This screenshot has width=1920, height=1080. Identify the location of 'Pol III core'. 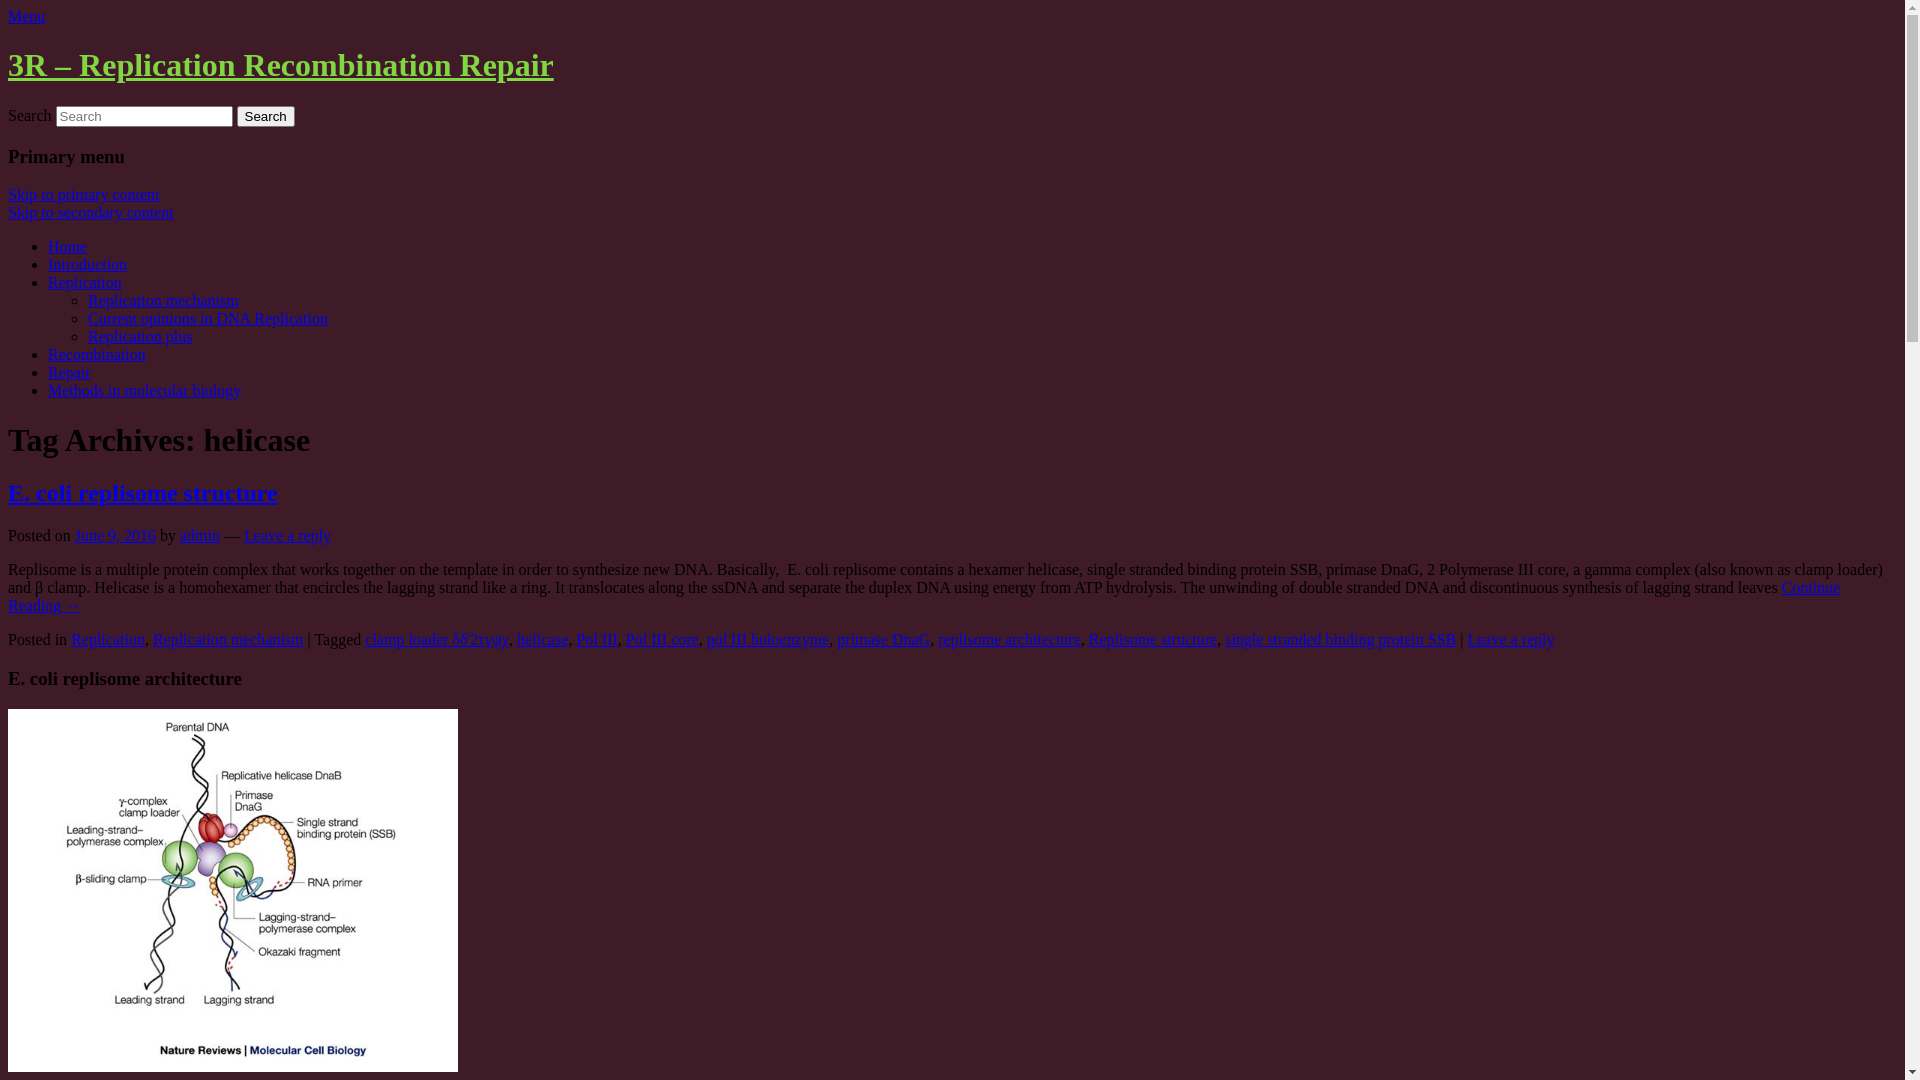
(662, 639).